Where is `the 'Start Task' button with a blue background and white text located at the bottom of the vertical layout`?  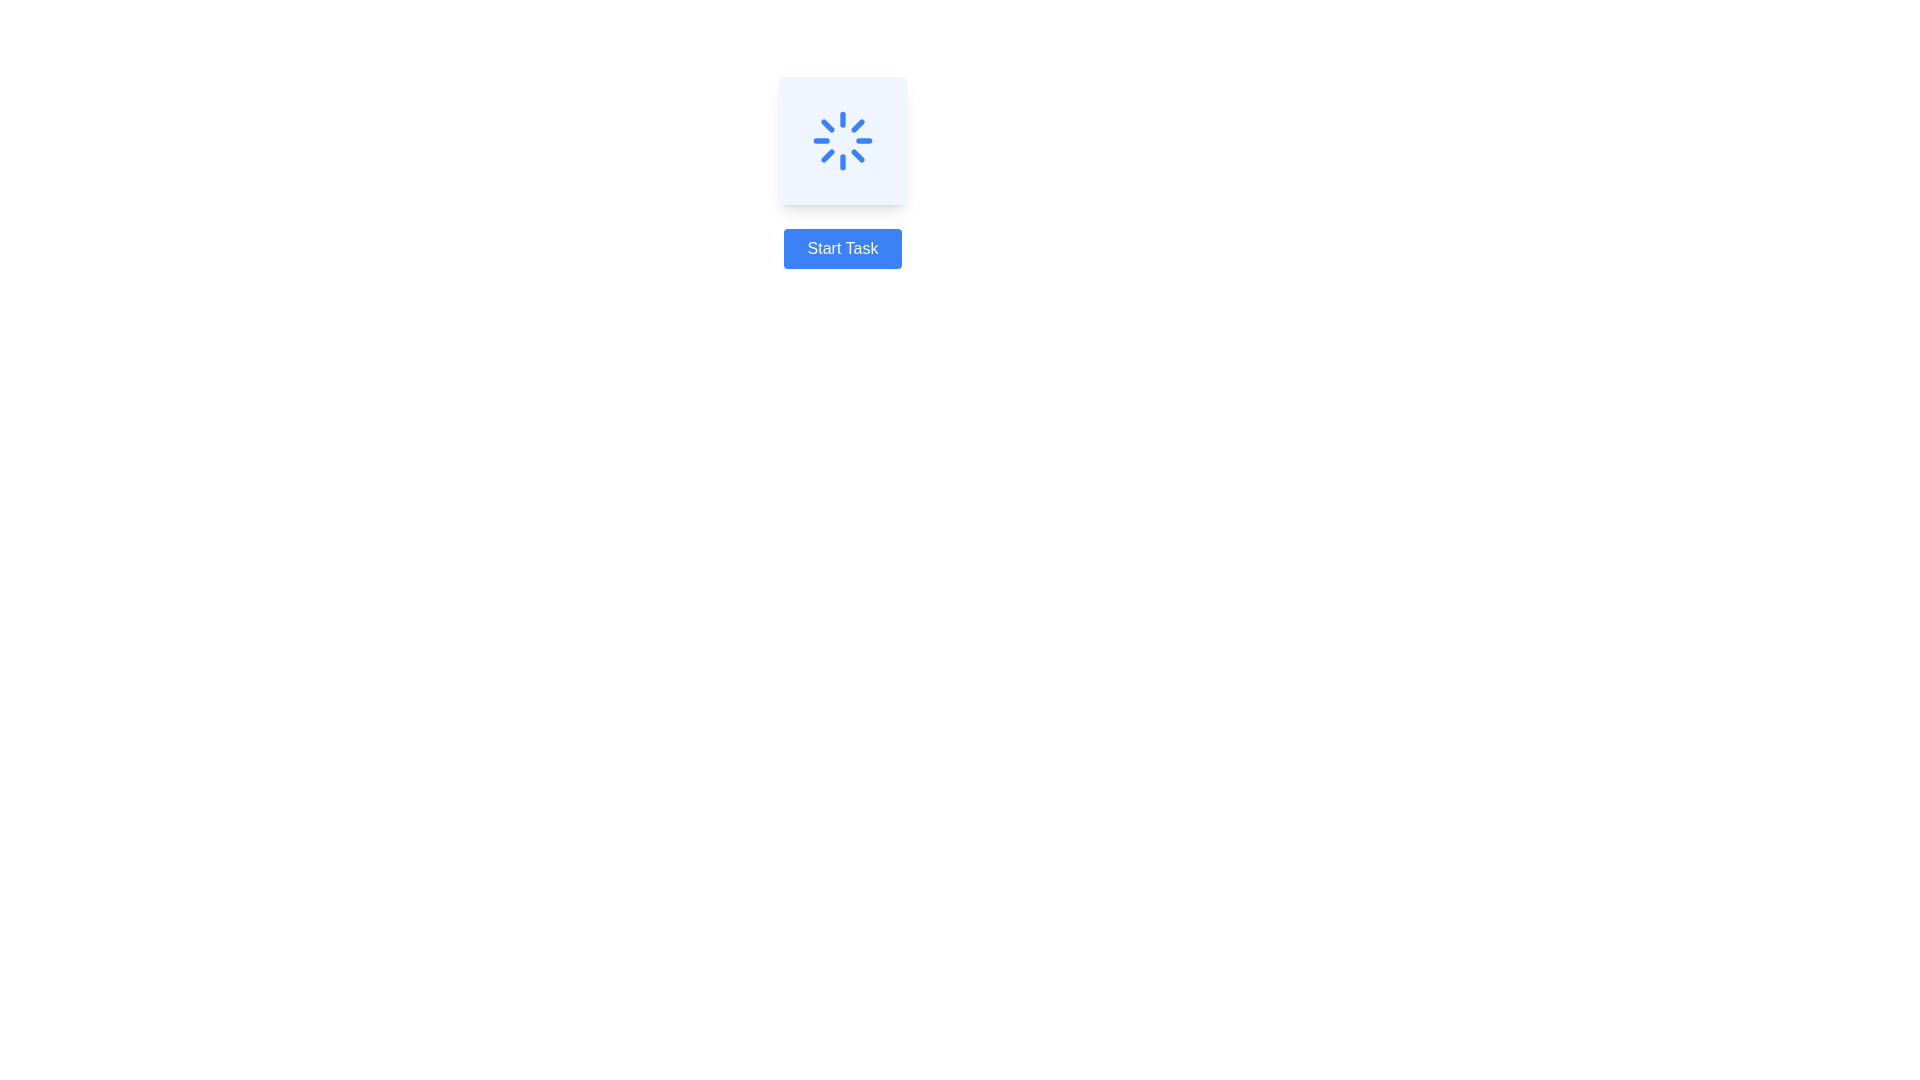
the 'Start Task' button with a blue background and white text located at the bottom of the vertical layout is located at coordinates (843, 248).